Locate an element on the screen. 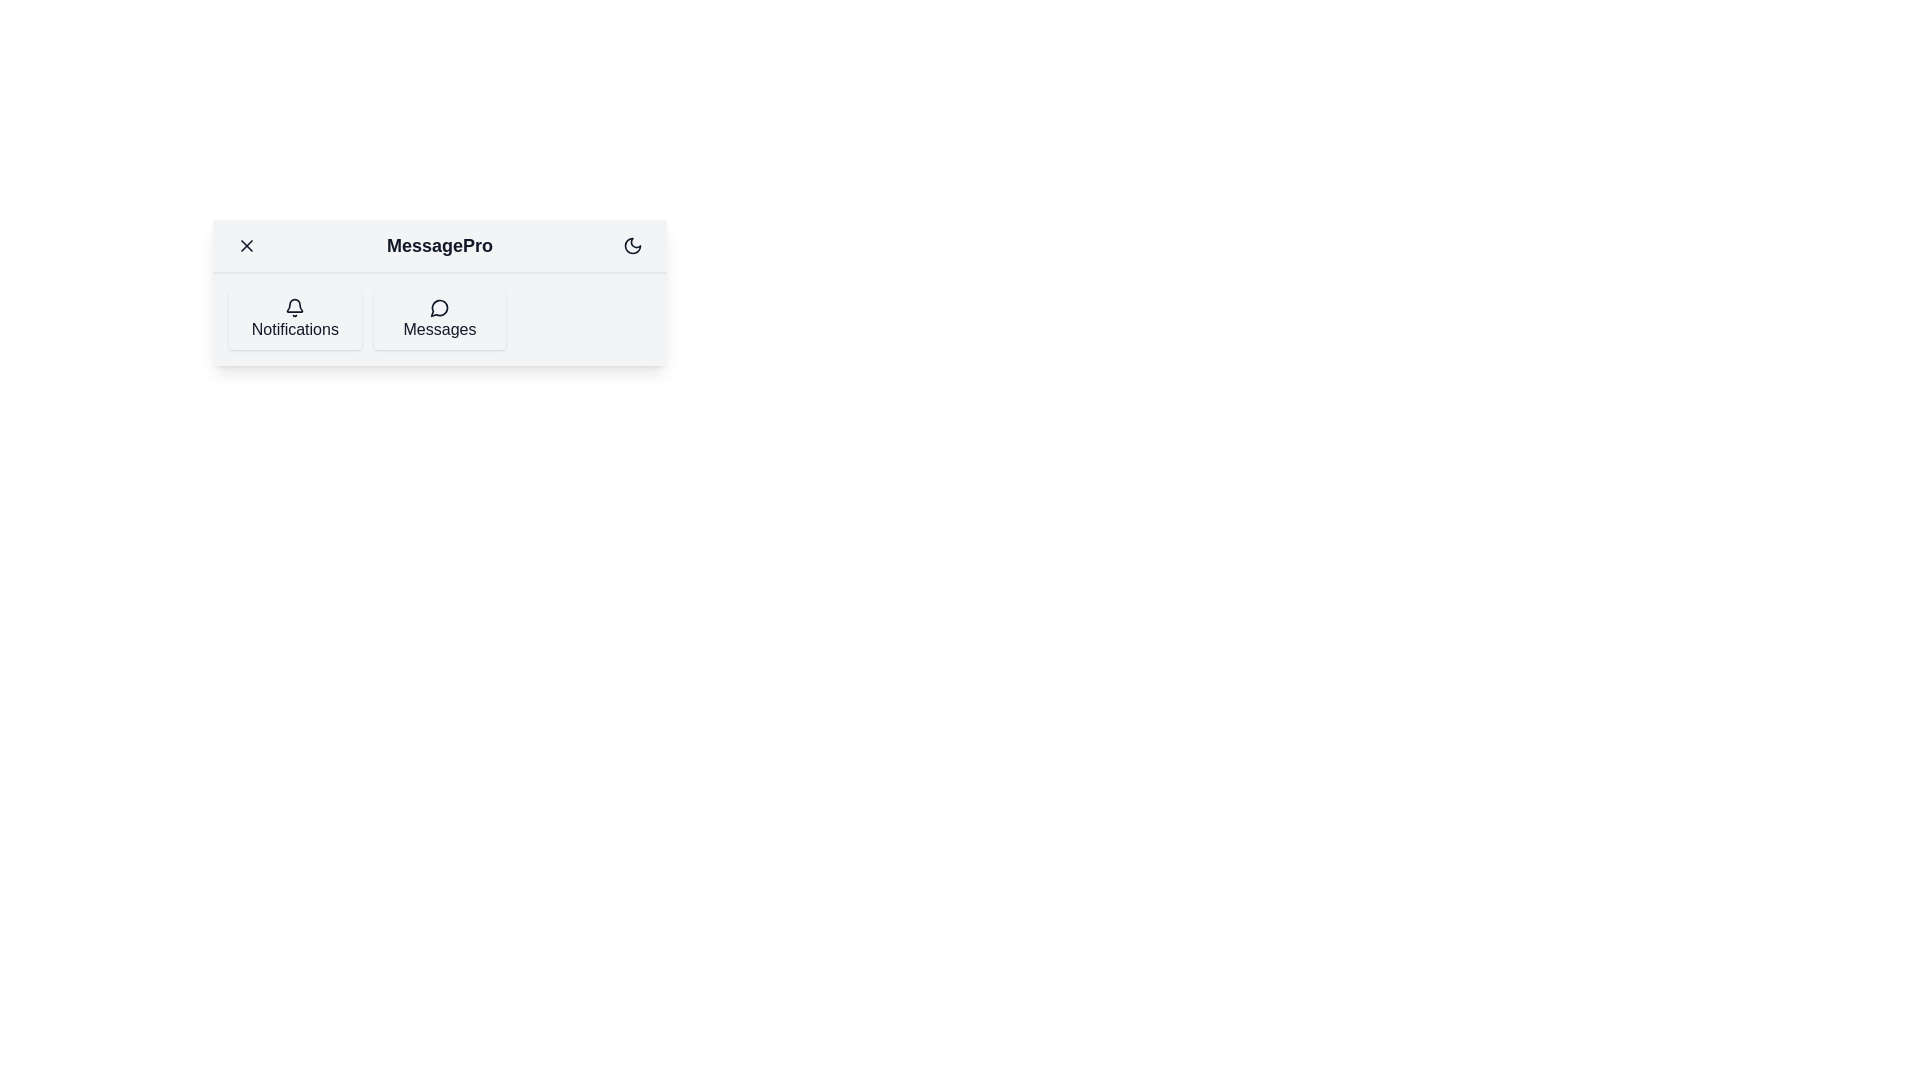 This screenshot has height=1080, width=1920. the 'Messages' navigation item is located at coordinates (437, 319).